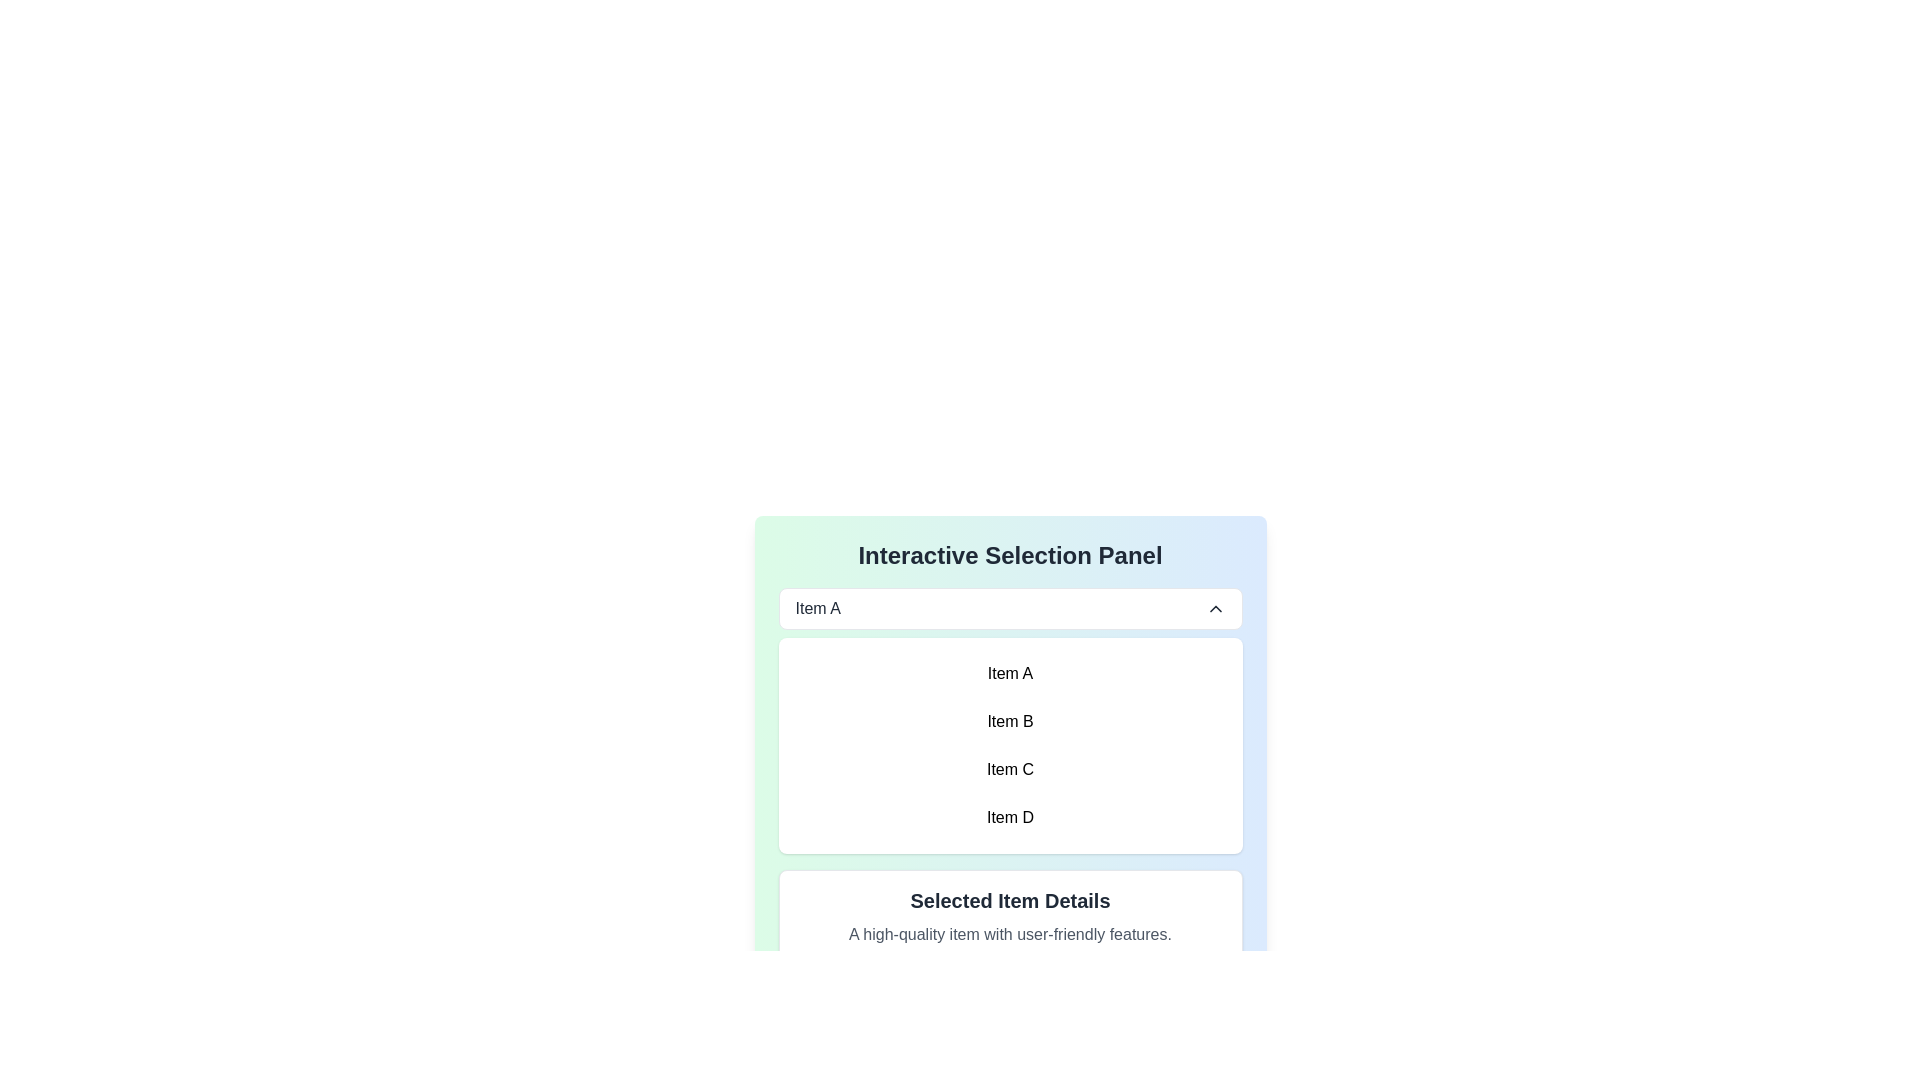  I want to click on the rectangular text block labeled 'Item D', so click(1010, 817).